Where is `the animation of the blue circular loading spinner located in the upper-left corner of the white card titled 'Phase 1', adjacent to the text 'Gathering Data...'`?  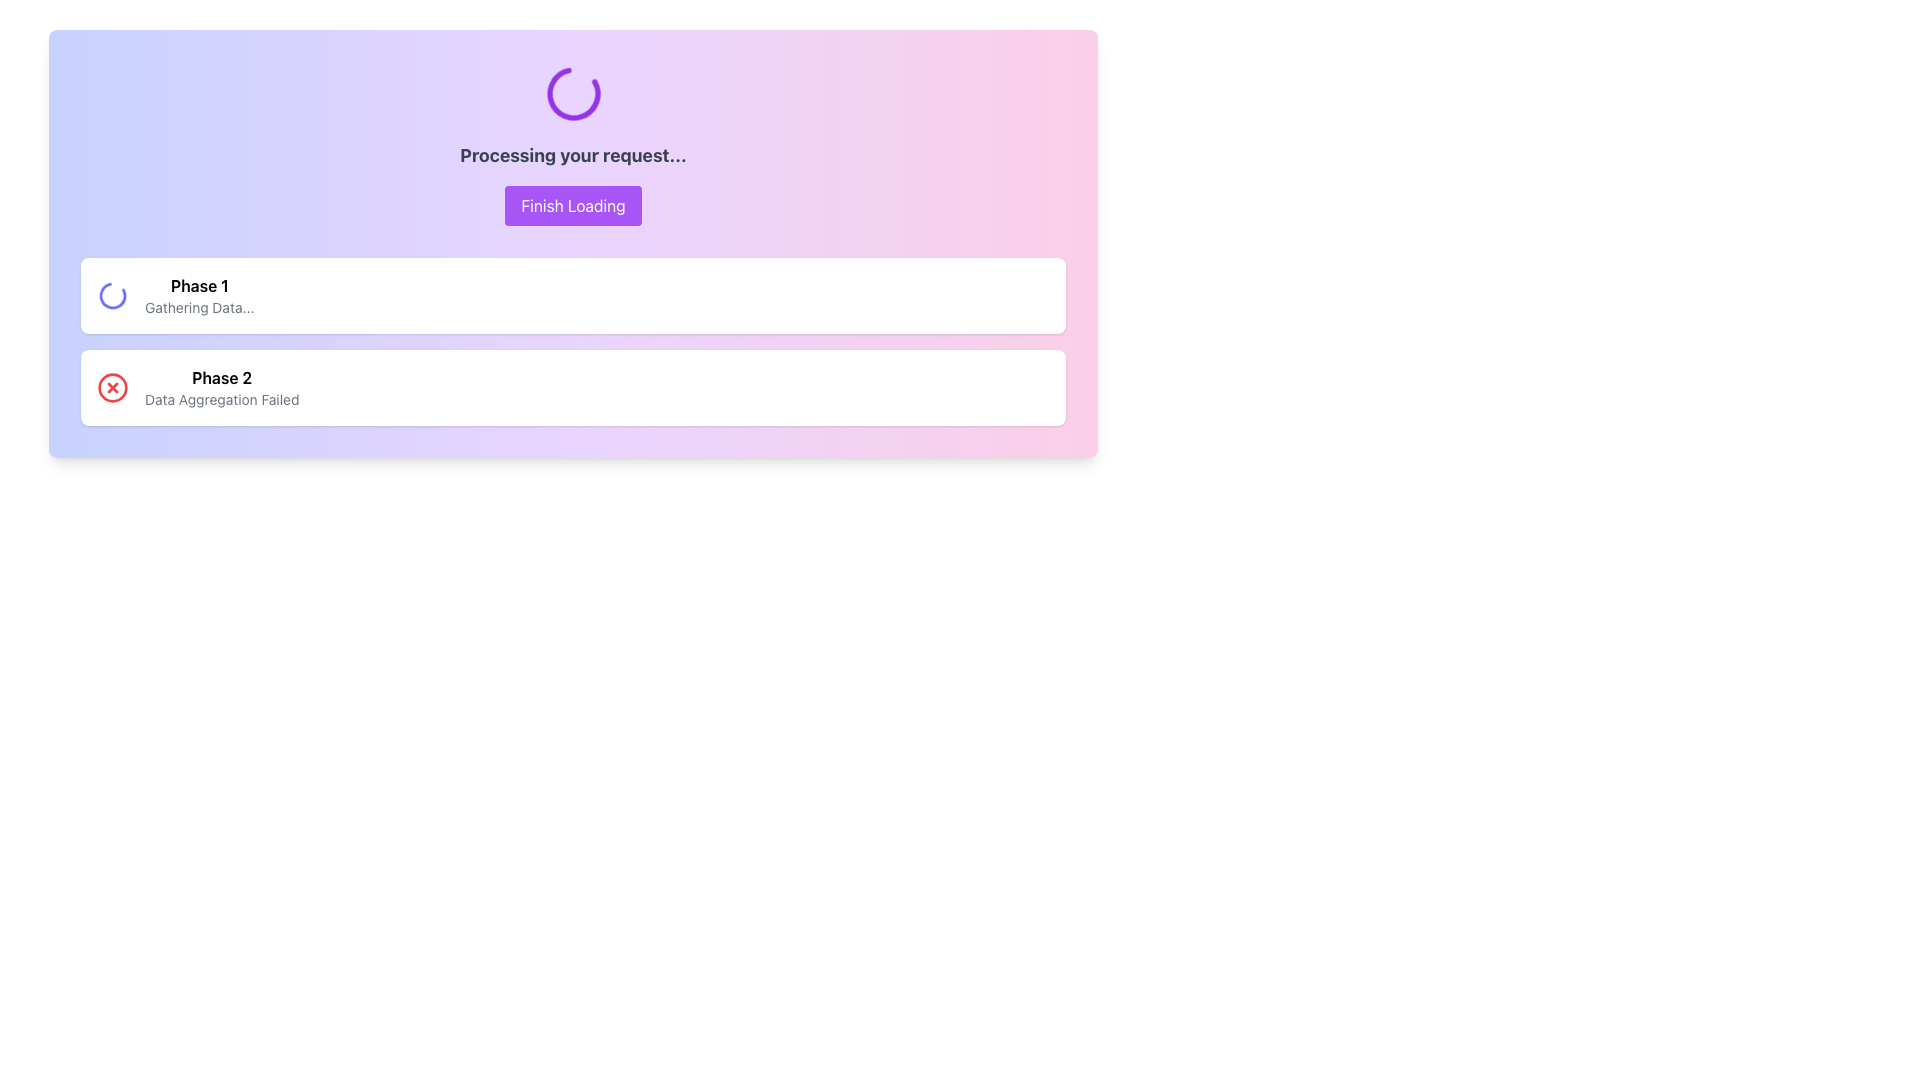 the animation of the blue circular loading spinner located in the upper-left corner of the white card titled 'Phase 1', adjacent to the text 'Gathering Data...' is located at coordinates (112, 296).